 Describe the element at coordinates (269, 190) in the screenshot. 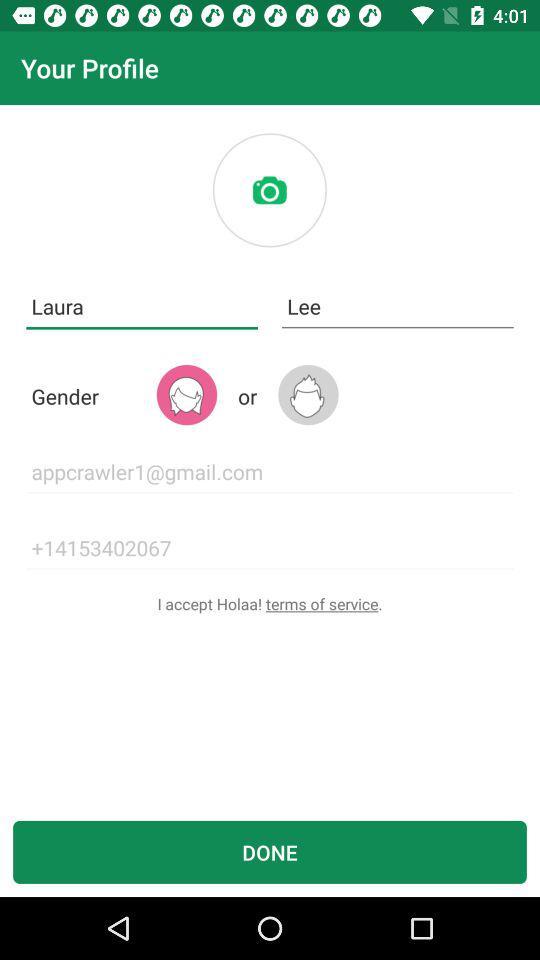

I see `take a profile picture` at that location.